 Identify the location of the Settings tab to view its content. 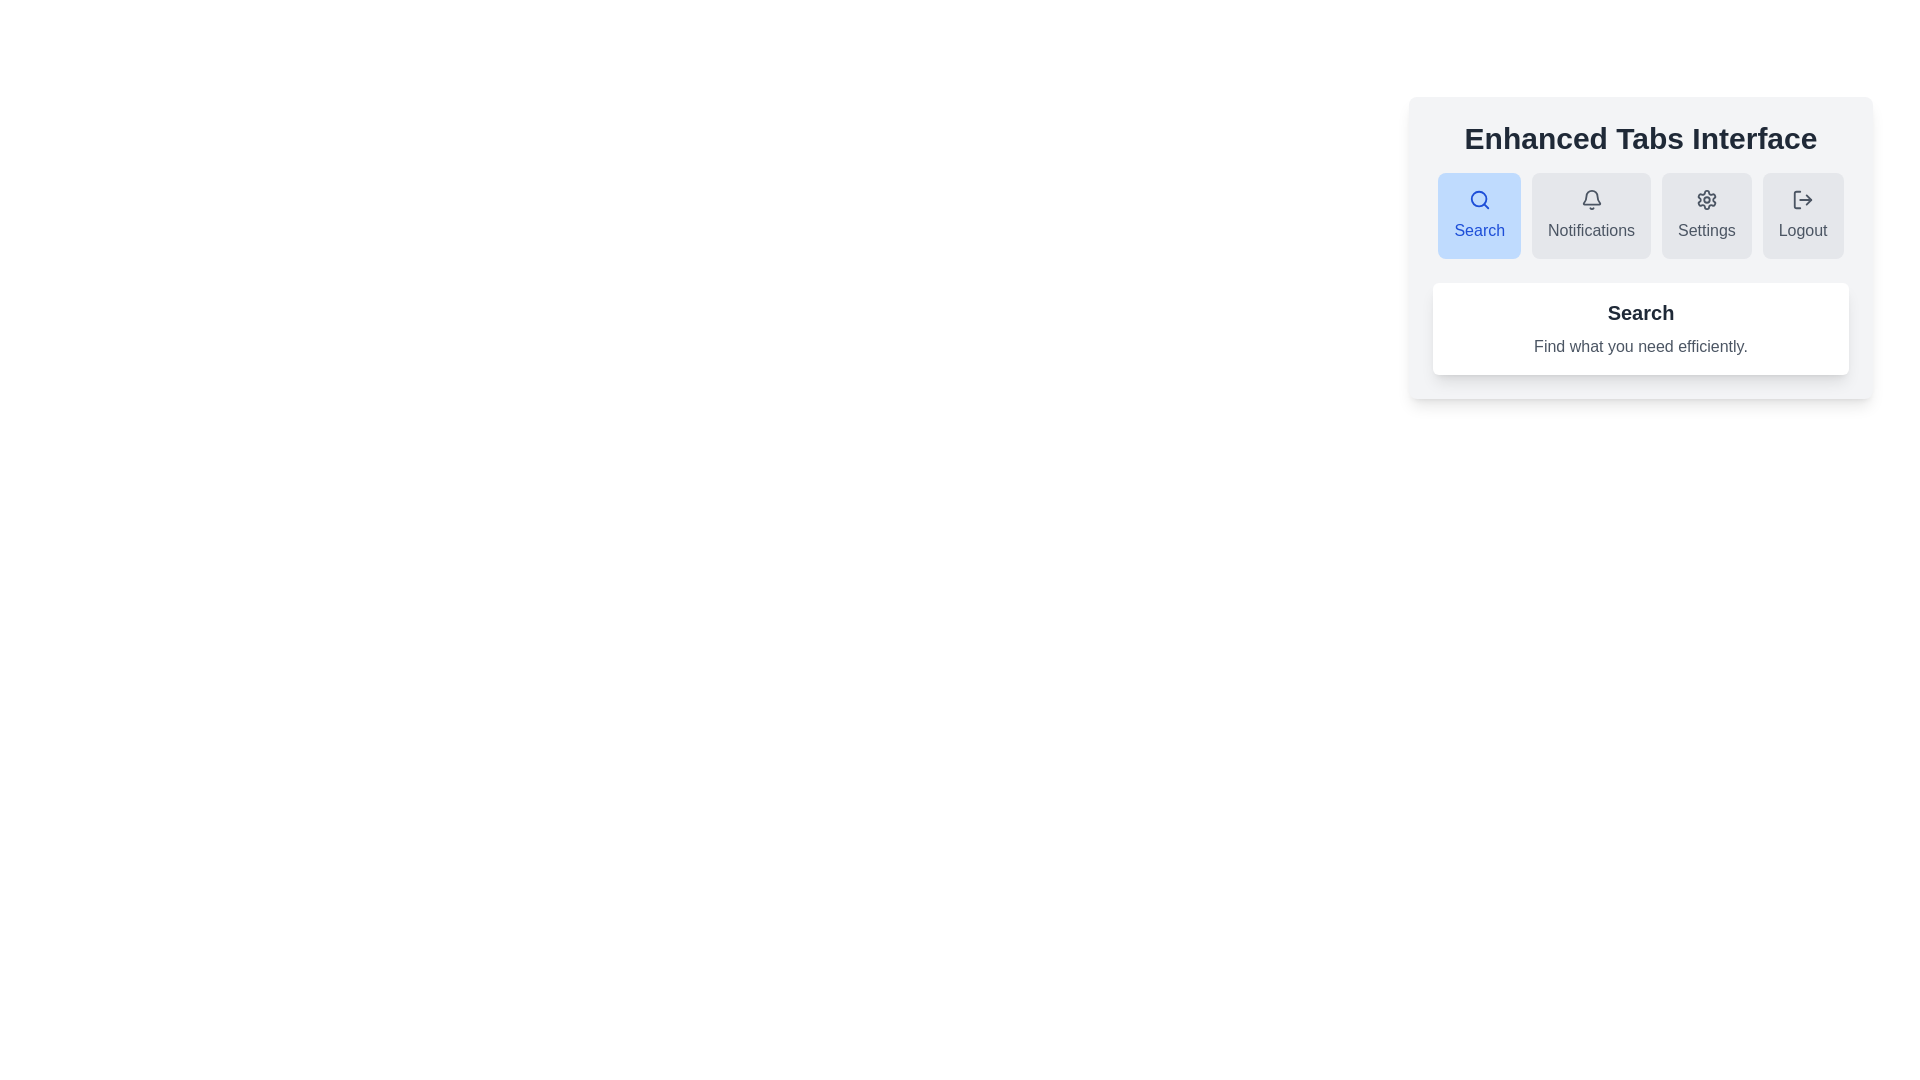
(1705, 216).